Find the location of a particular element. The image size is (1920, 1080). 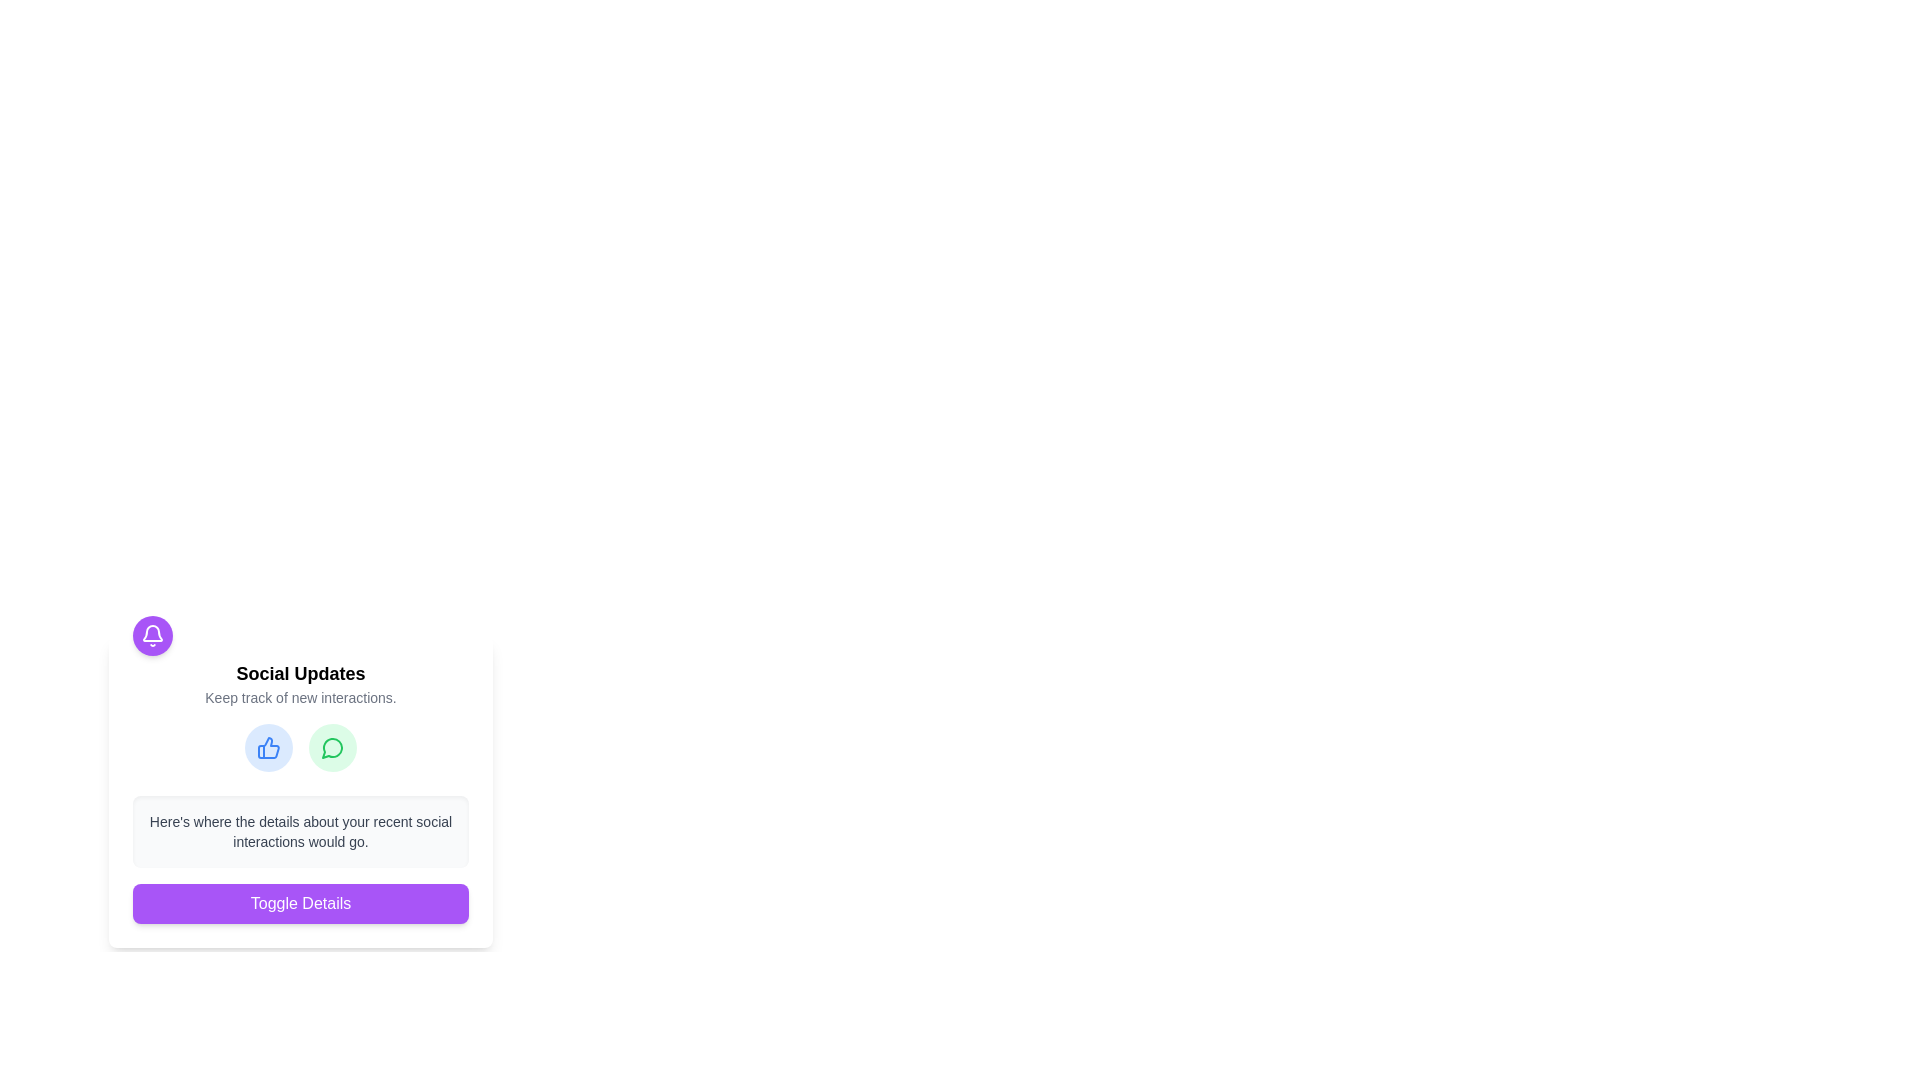

the conversation feature icon located in the middle of the 'Social Updates' card, to the right of the thumbs-up icon, directly below the title 'Social Updates' is located at coordinates (332, 748).